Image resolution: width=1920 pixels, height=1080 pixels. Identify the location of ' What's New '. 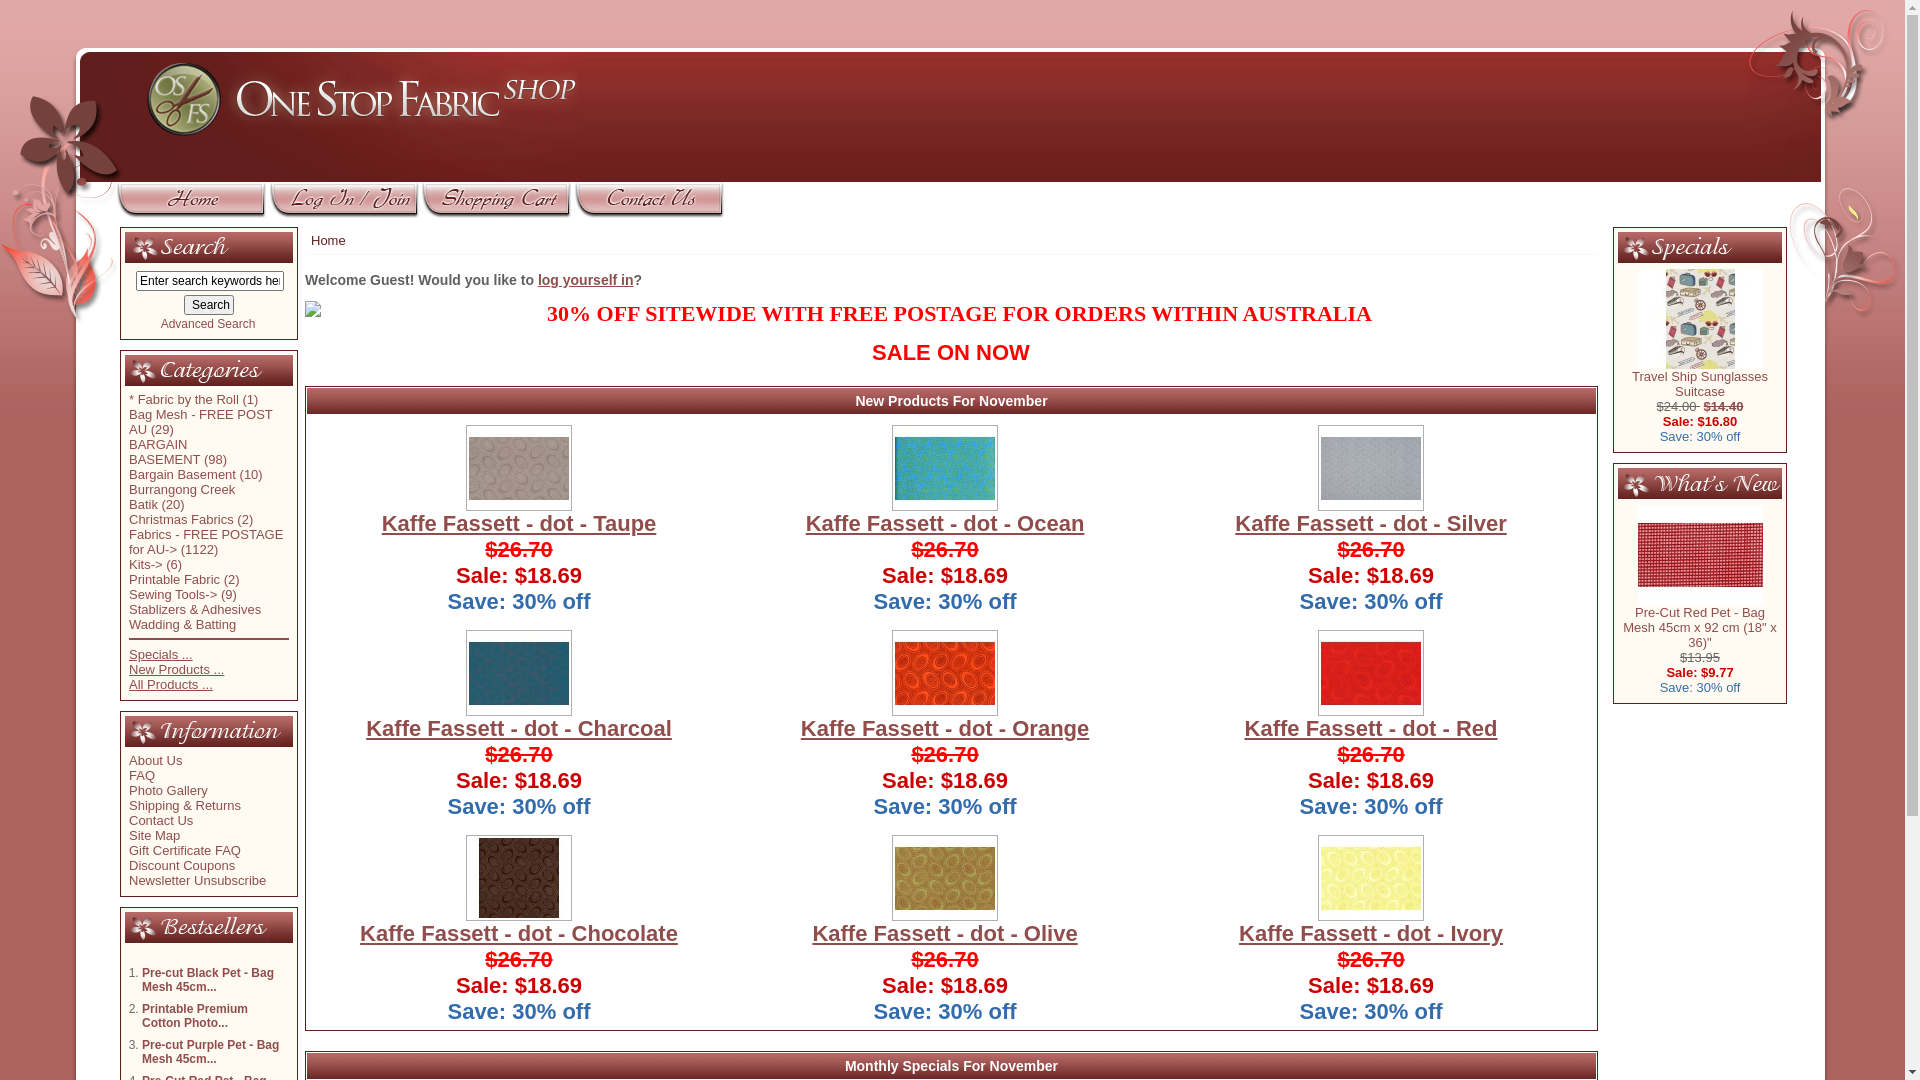
(1617, 483).